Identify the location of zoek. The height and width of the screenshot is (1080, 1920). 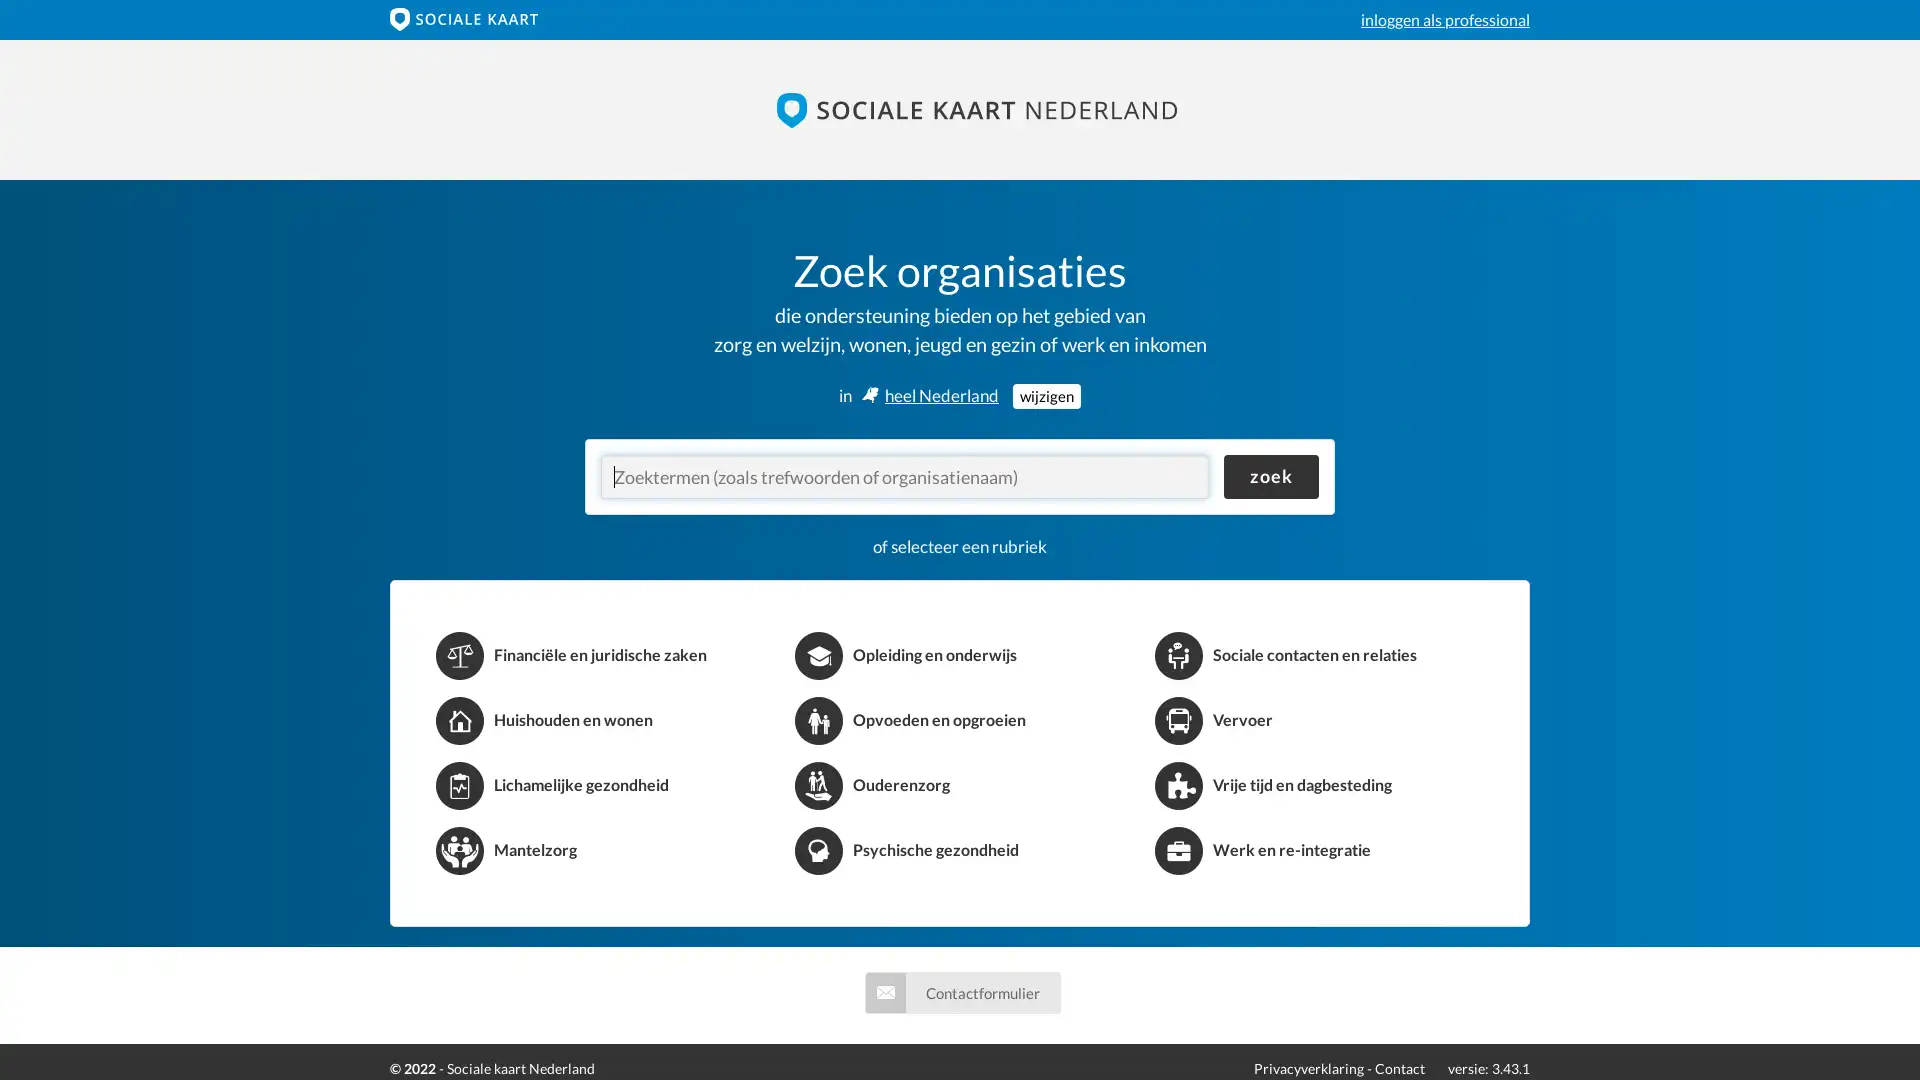
(1270, 477).